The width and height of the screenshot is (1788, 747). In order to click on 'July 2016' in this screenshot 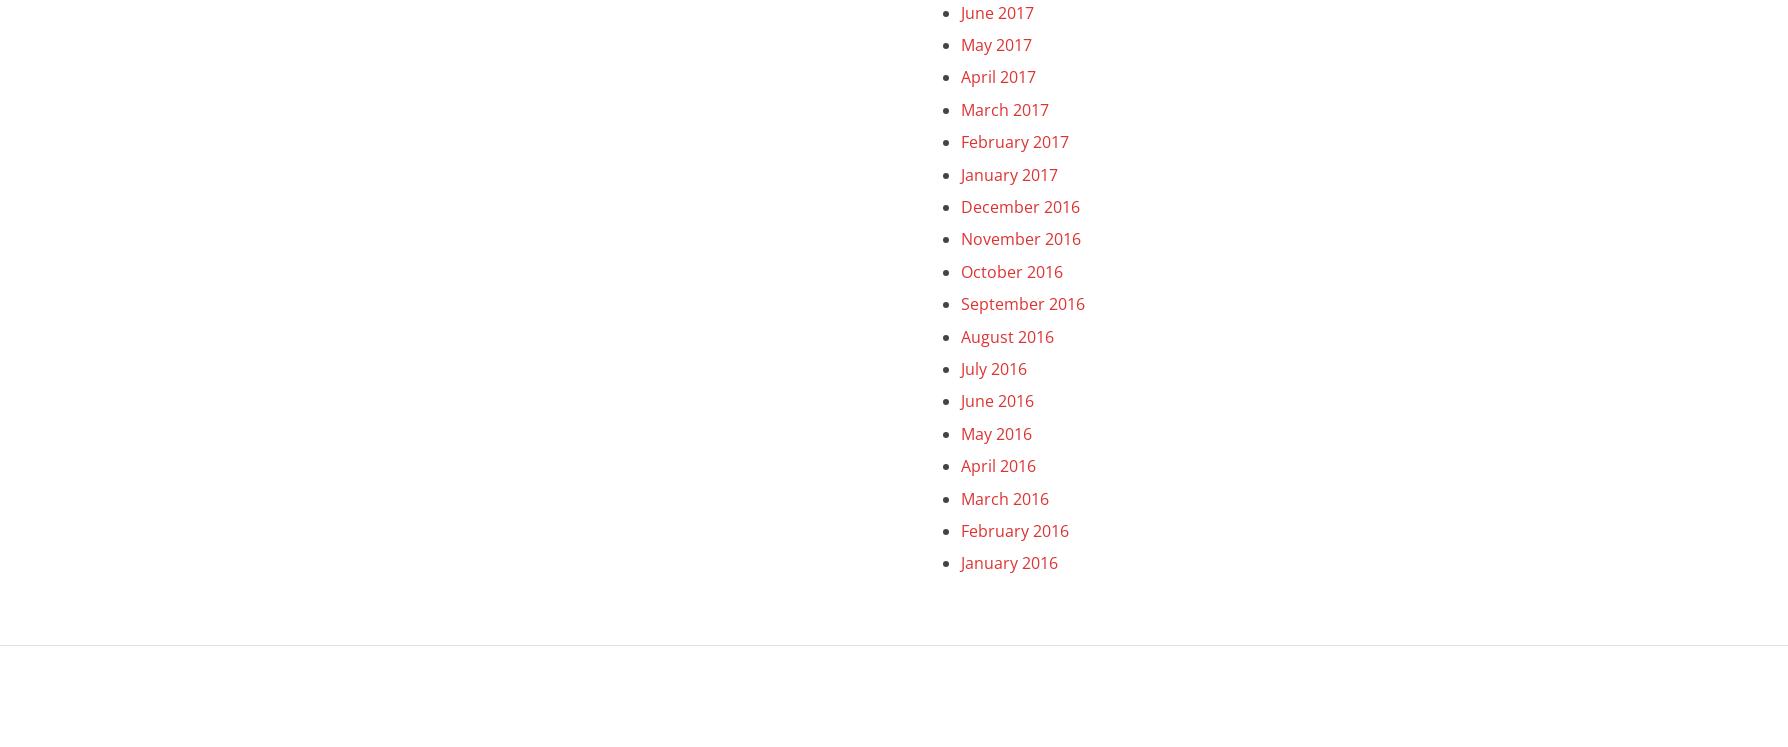, I will do `click(993, 367)`.